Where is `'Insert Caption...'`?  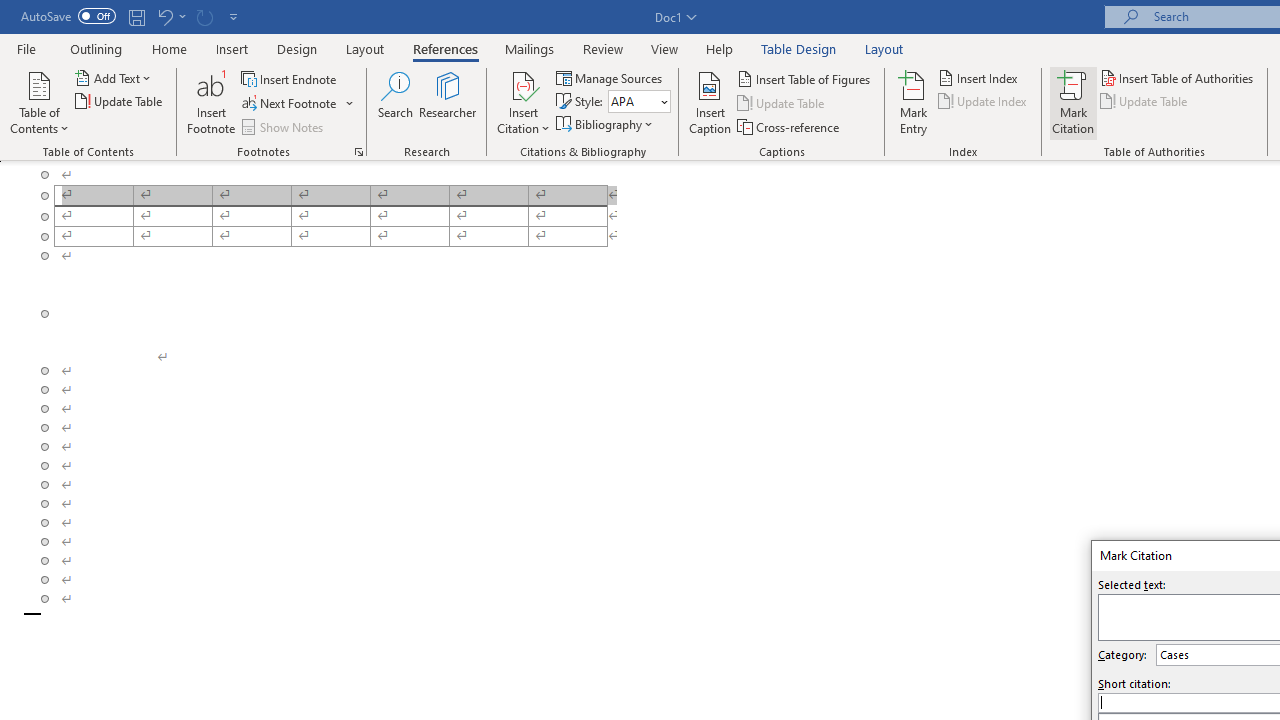
'Insert Caption...' is located at coordinates (710, 103).